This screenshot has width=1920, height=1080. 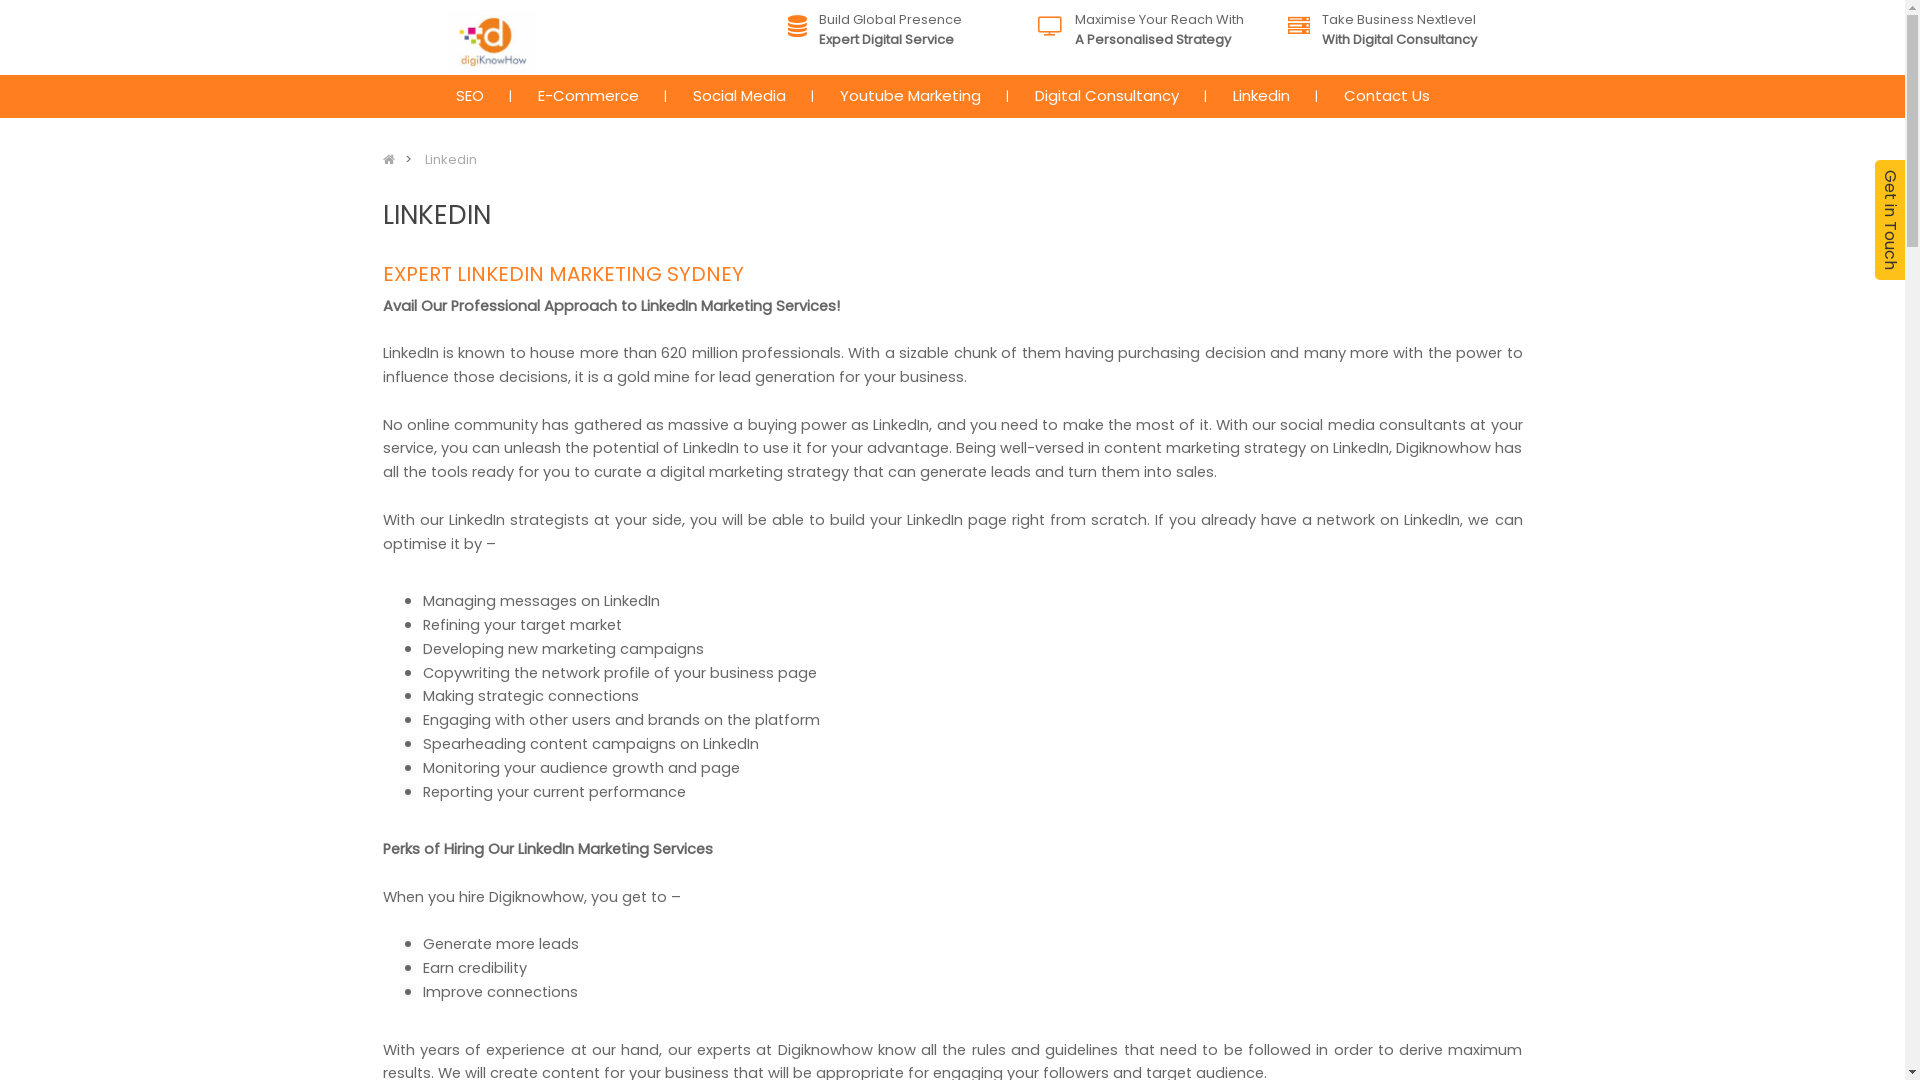 I want to click on 'Digital Consultancy', so click(x=1106, y=96).